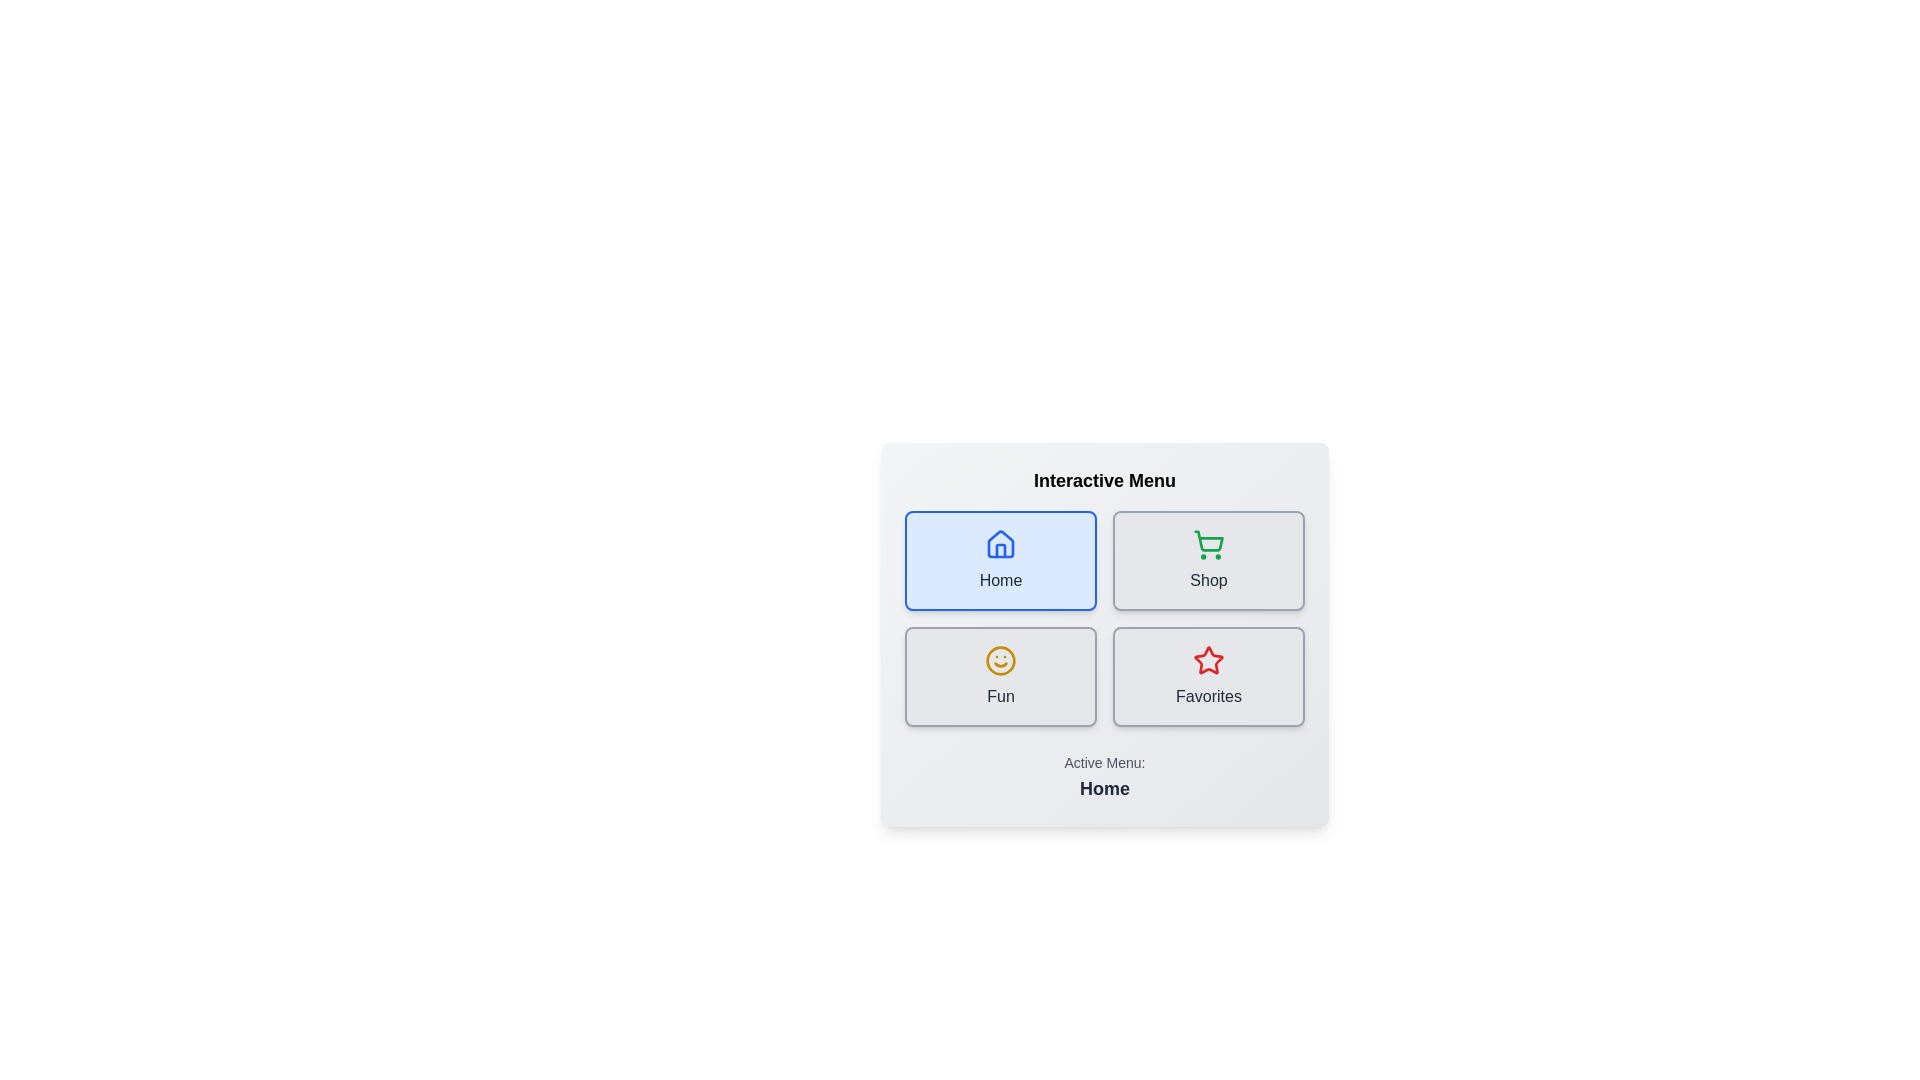 This screenshot has height=1080, width=1920. Describe the element at coordinates (1208, 676) in the screenshot. I see `the button labeled Favorites to observe the hover effect` at that location.